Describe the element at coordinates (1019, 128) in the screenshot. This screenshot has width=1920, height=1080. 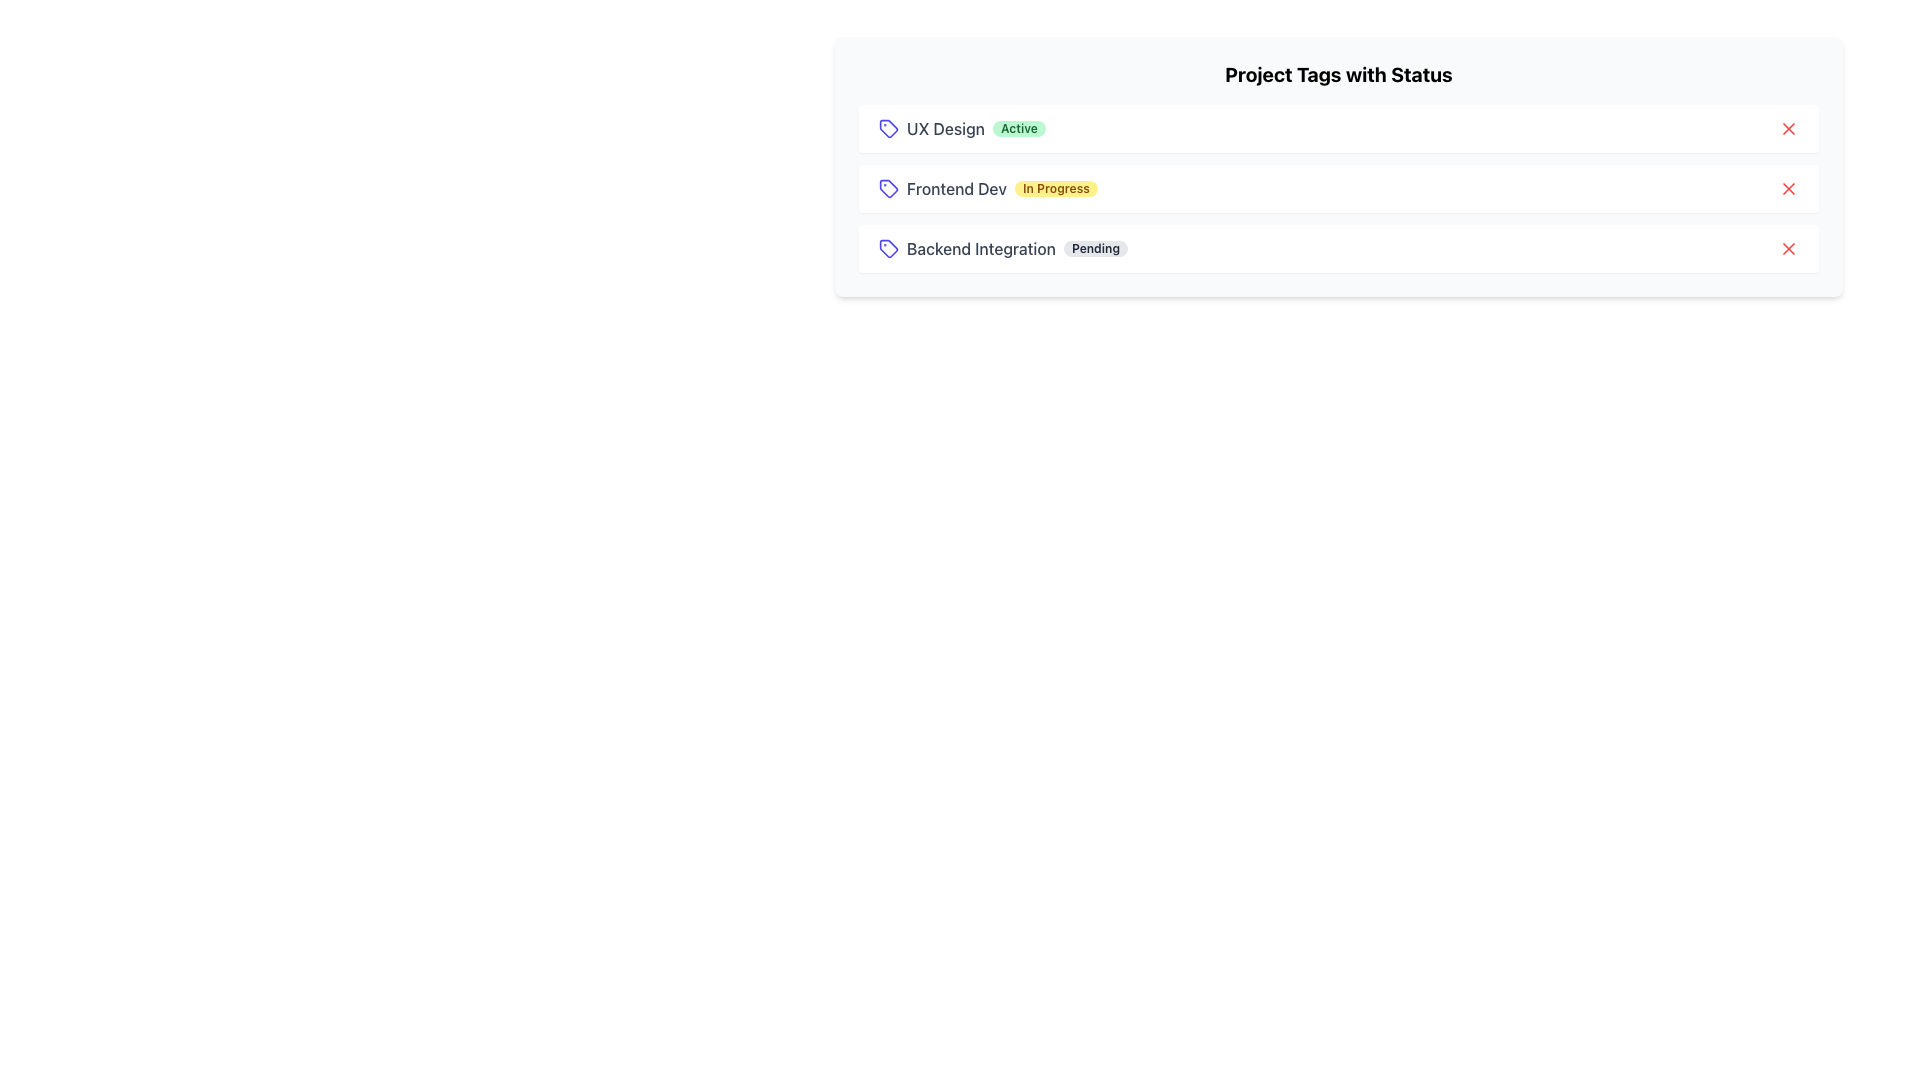
I see `the 'Active' badge with a light green background that indicates the status of the 'UX Design' project` at that location.